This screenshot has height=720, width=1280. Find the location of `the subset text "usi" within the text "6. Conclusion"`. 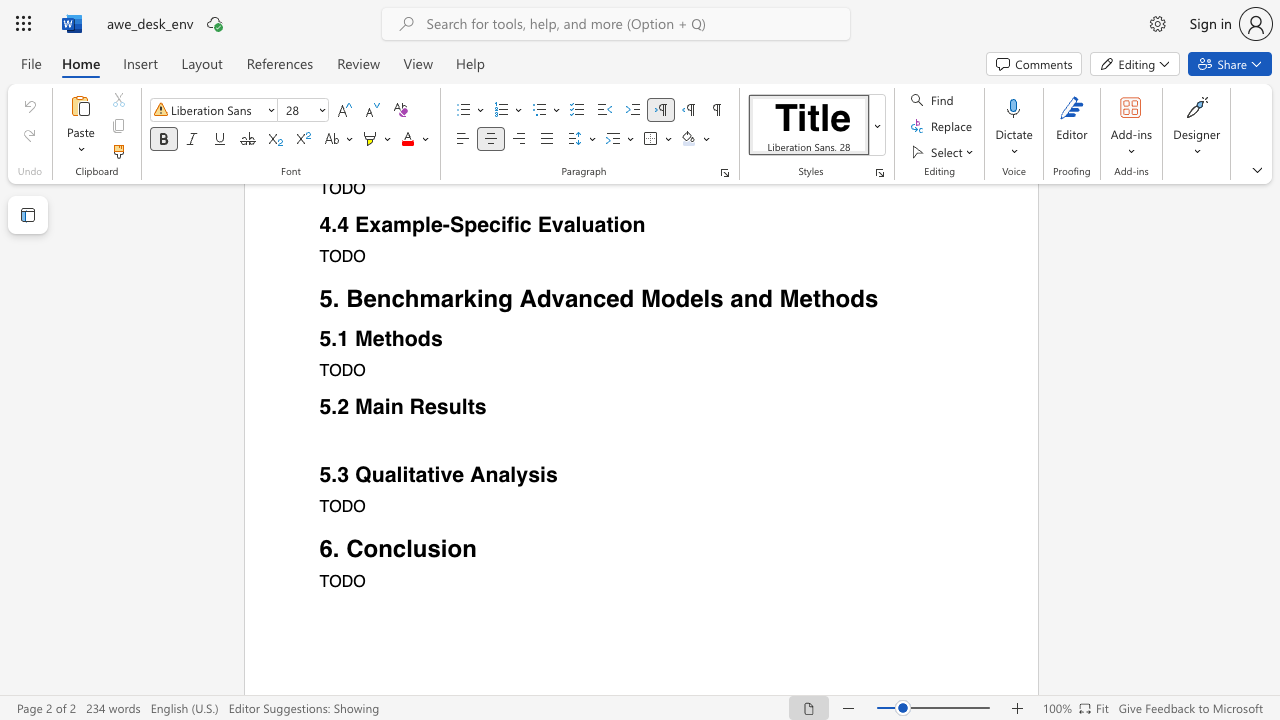

the subset text "usi" within the text "6. Conclusion" is located at coordinates (411, 548).